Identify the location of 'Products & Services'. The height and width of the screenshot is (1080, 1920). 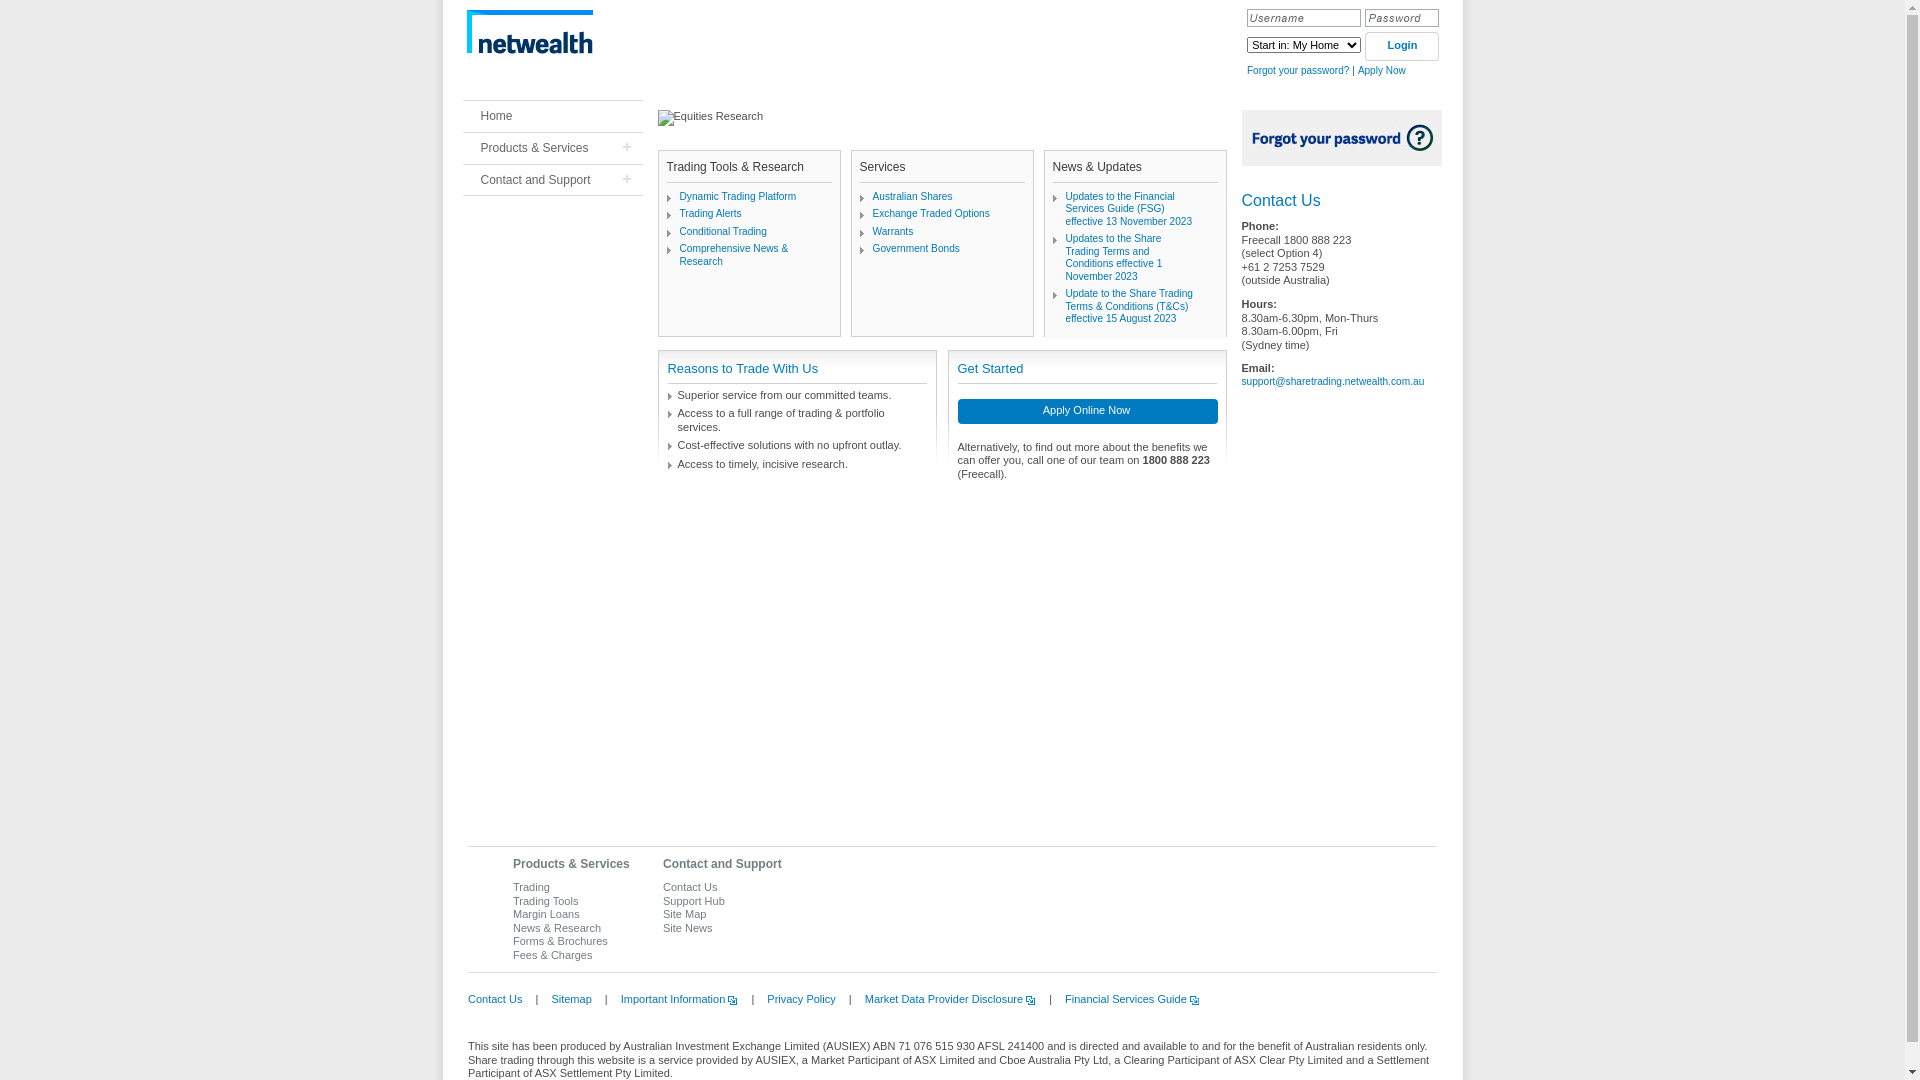
(570, 863).